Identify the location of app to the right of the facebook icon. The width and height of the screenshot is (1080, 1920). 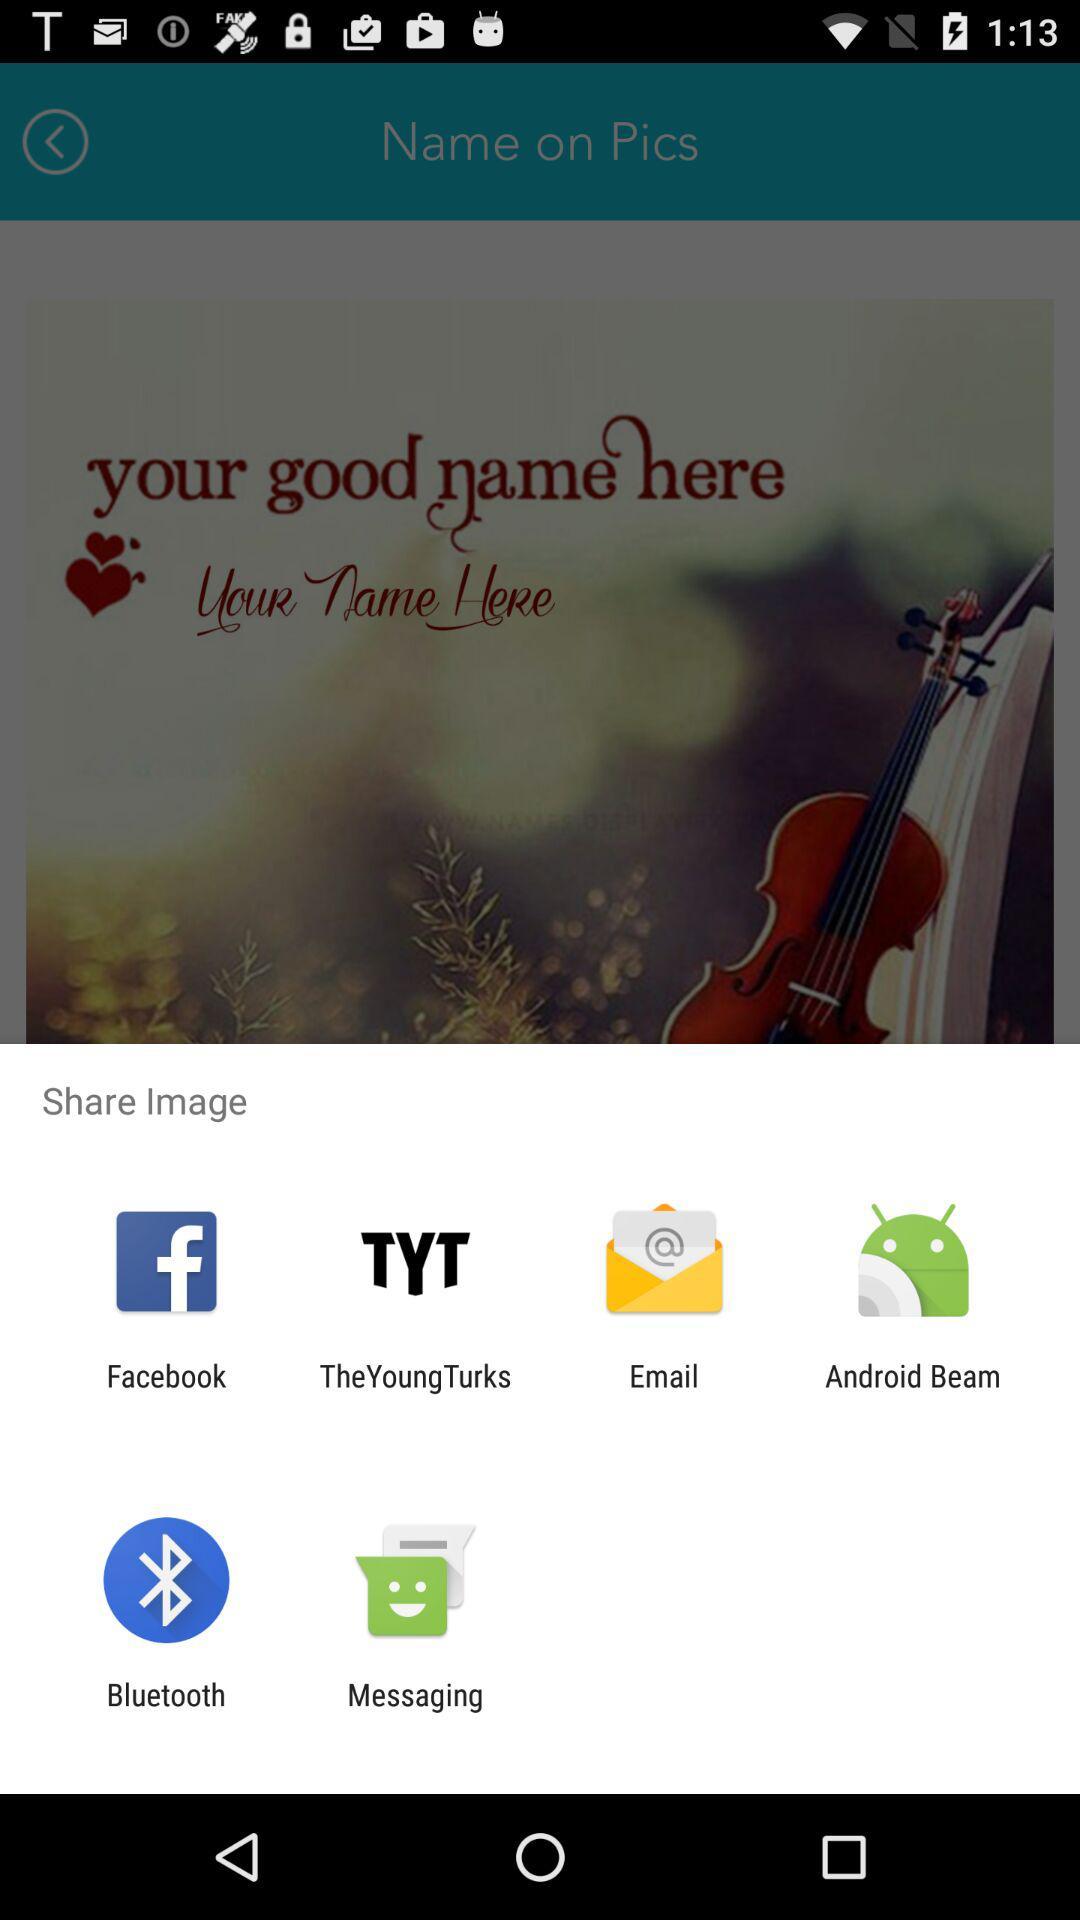
(414, 1392).